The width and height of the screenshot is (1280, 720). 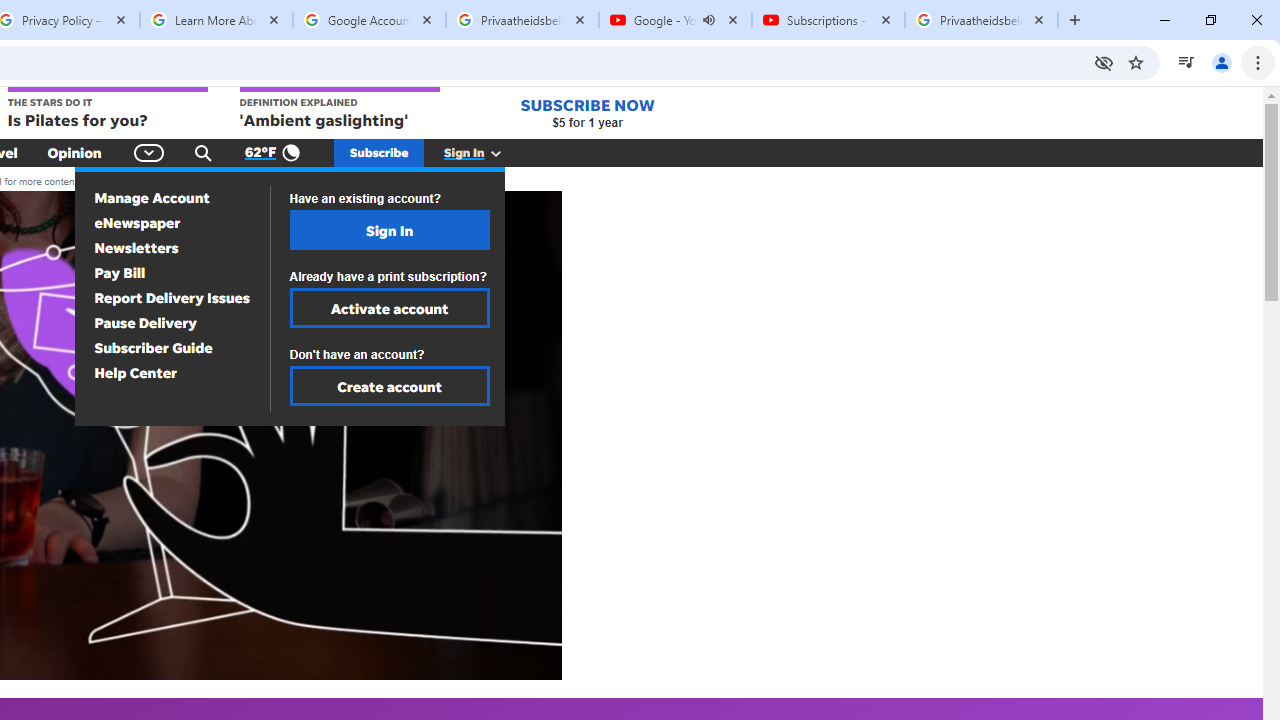 I want to click on 'Subscribe', so click(x=379, y=152).